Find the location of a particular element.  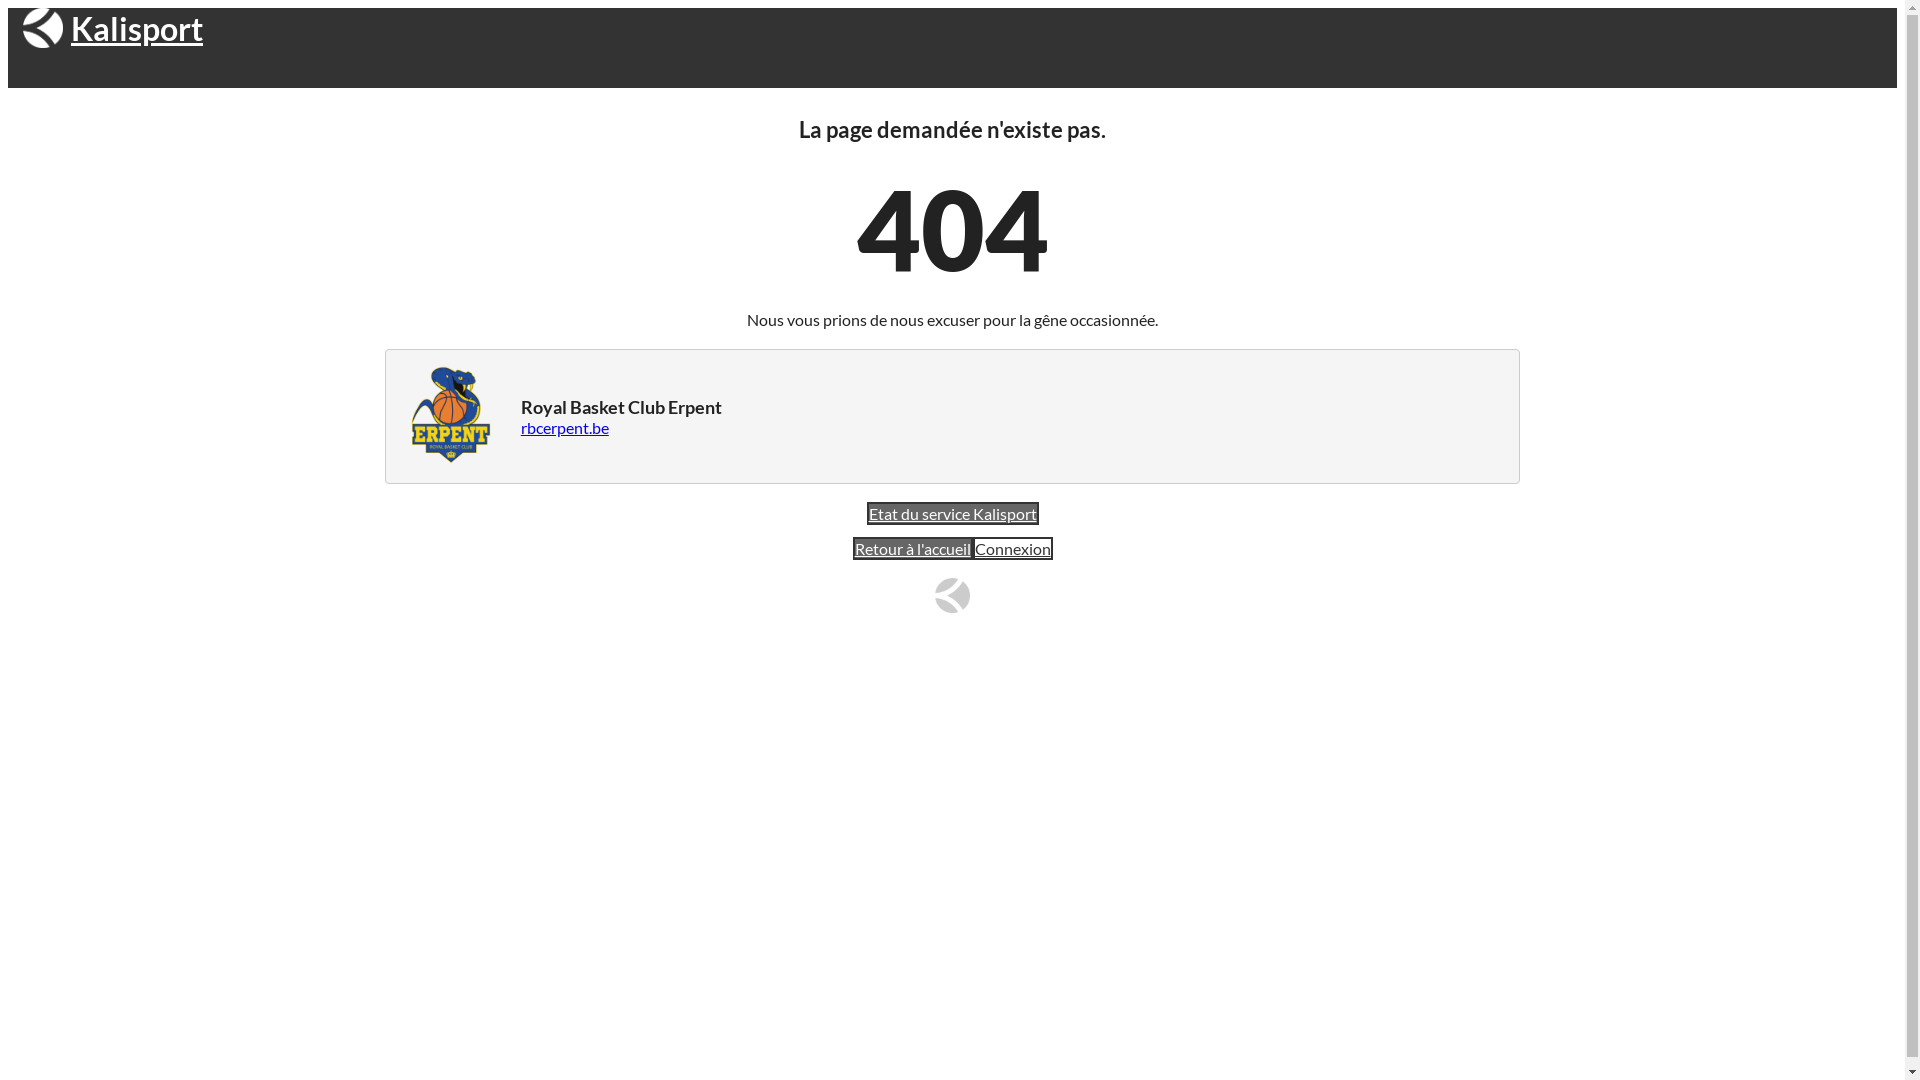

'rbcerpent.be' is located at coordinates (564, 426).